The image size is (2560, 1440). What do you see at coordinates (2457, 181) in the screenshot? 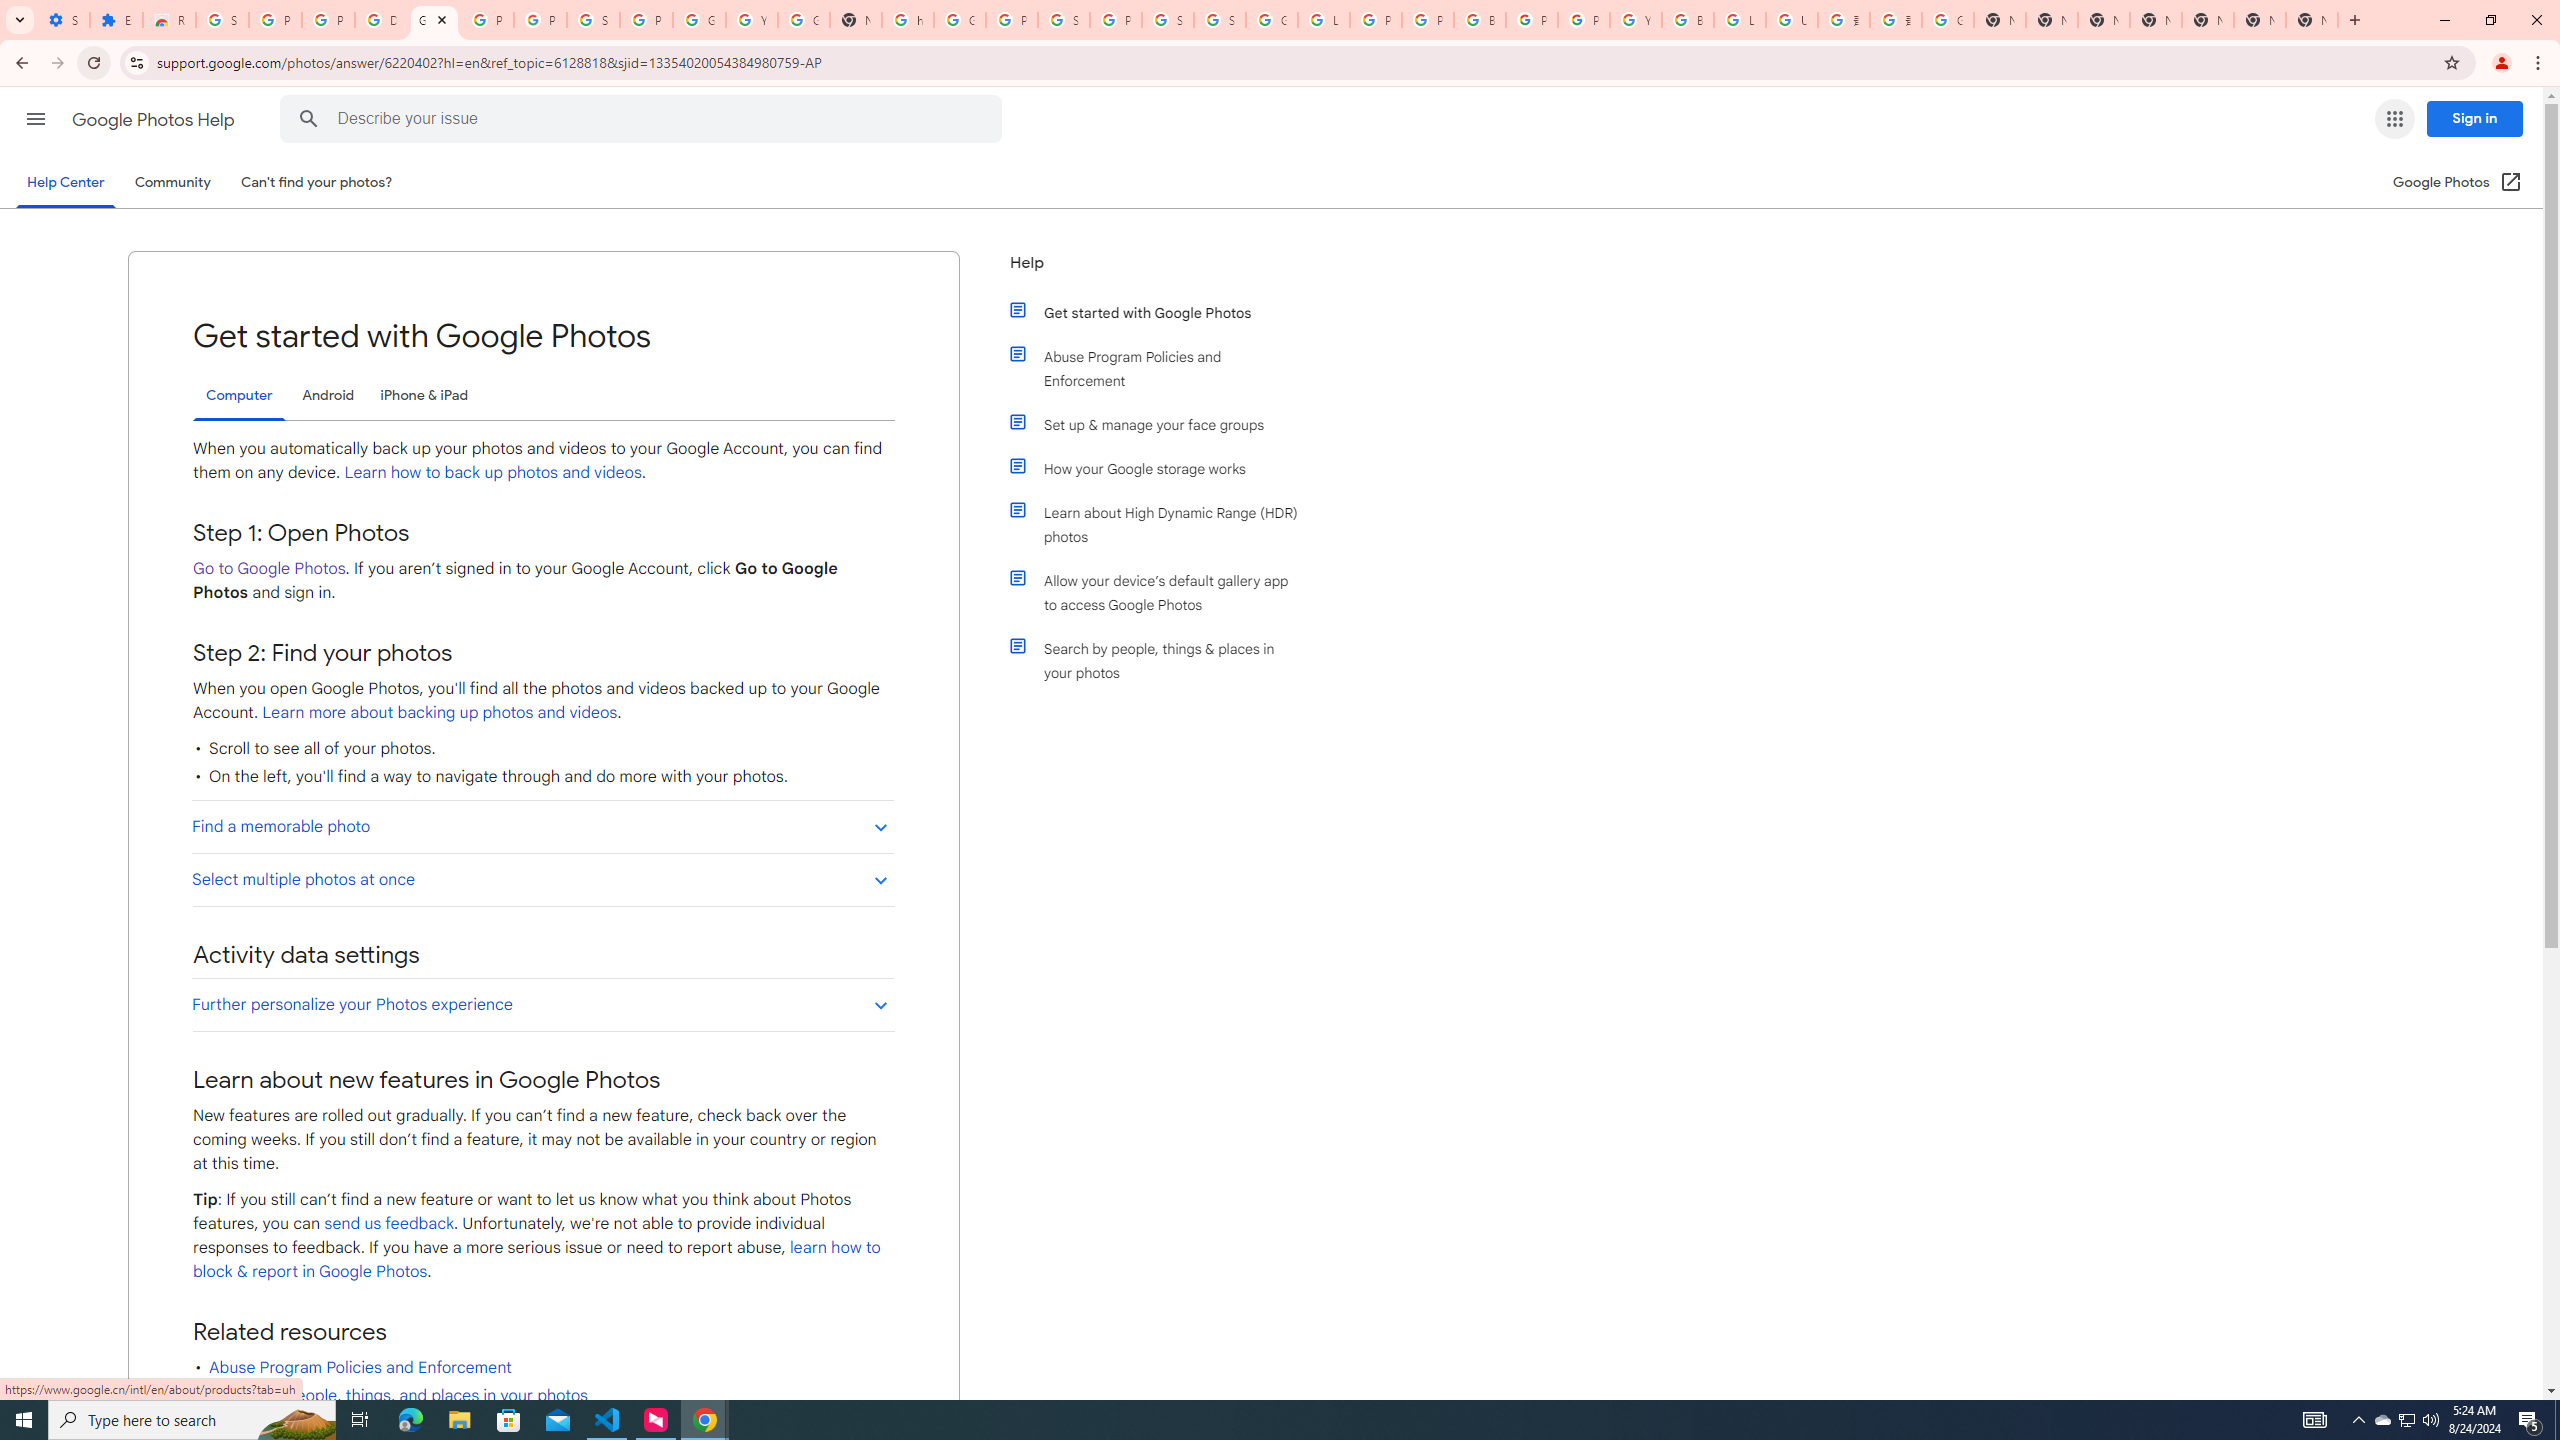
I see `'Google Photos (Open in a new window)'` at bounding box center [2457, 181].